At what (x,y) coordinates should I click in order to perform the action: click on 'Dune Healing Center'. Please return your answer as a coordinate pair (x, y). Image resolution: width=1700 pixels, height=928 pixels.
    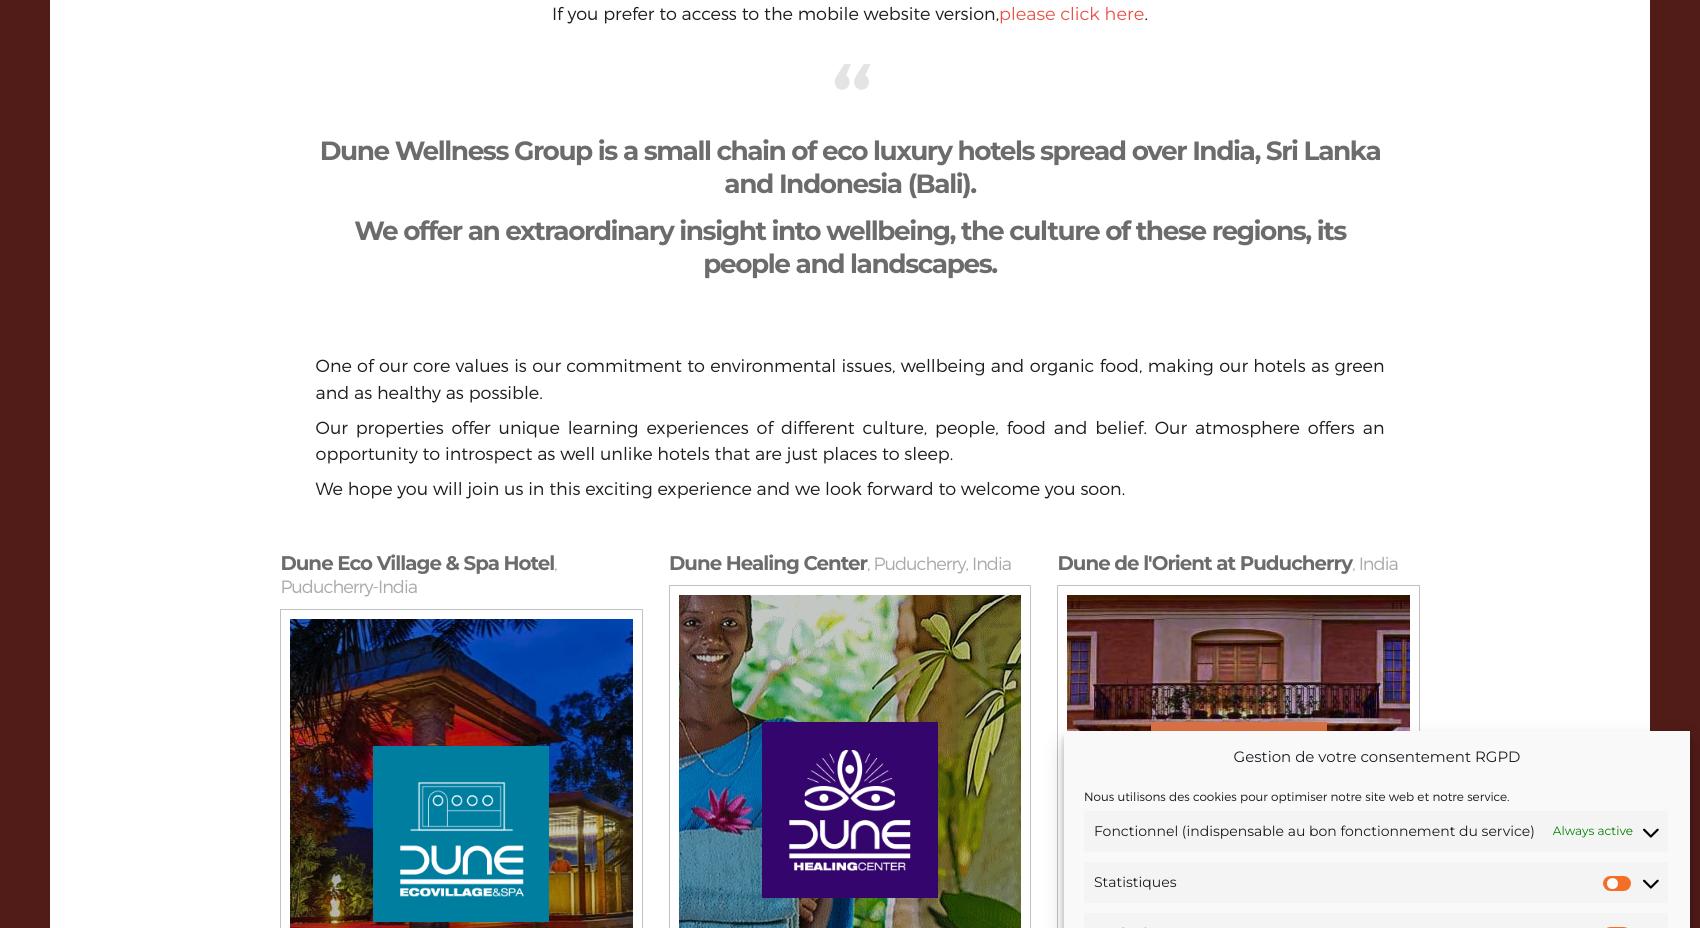
    Looking at the image, I should click on (766, 562).